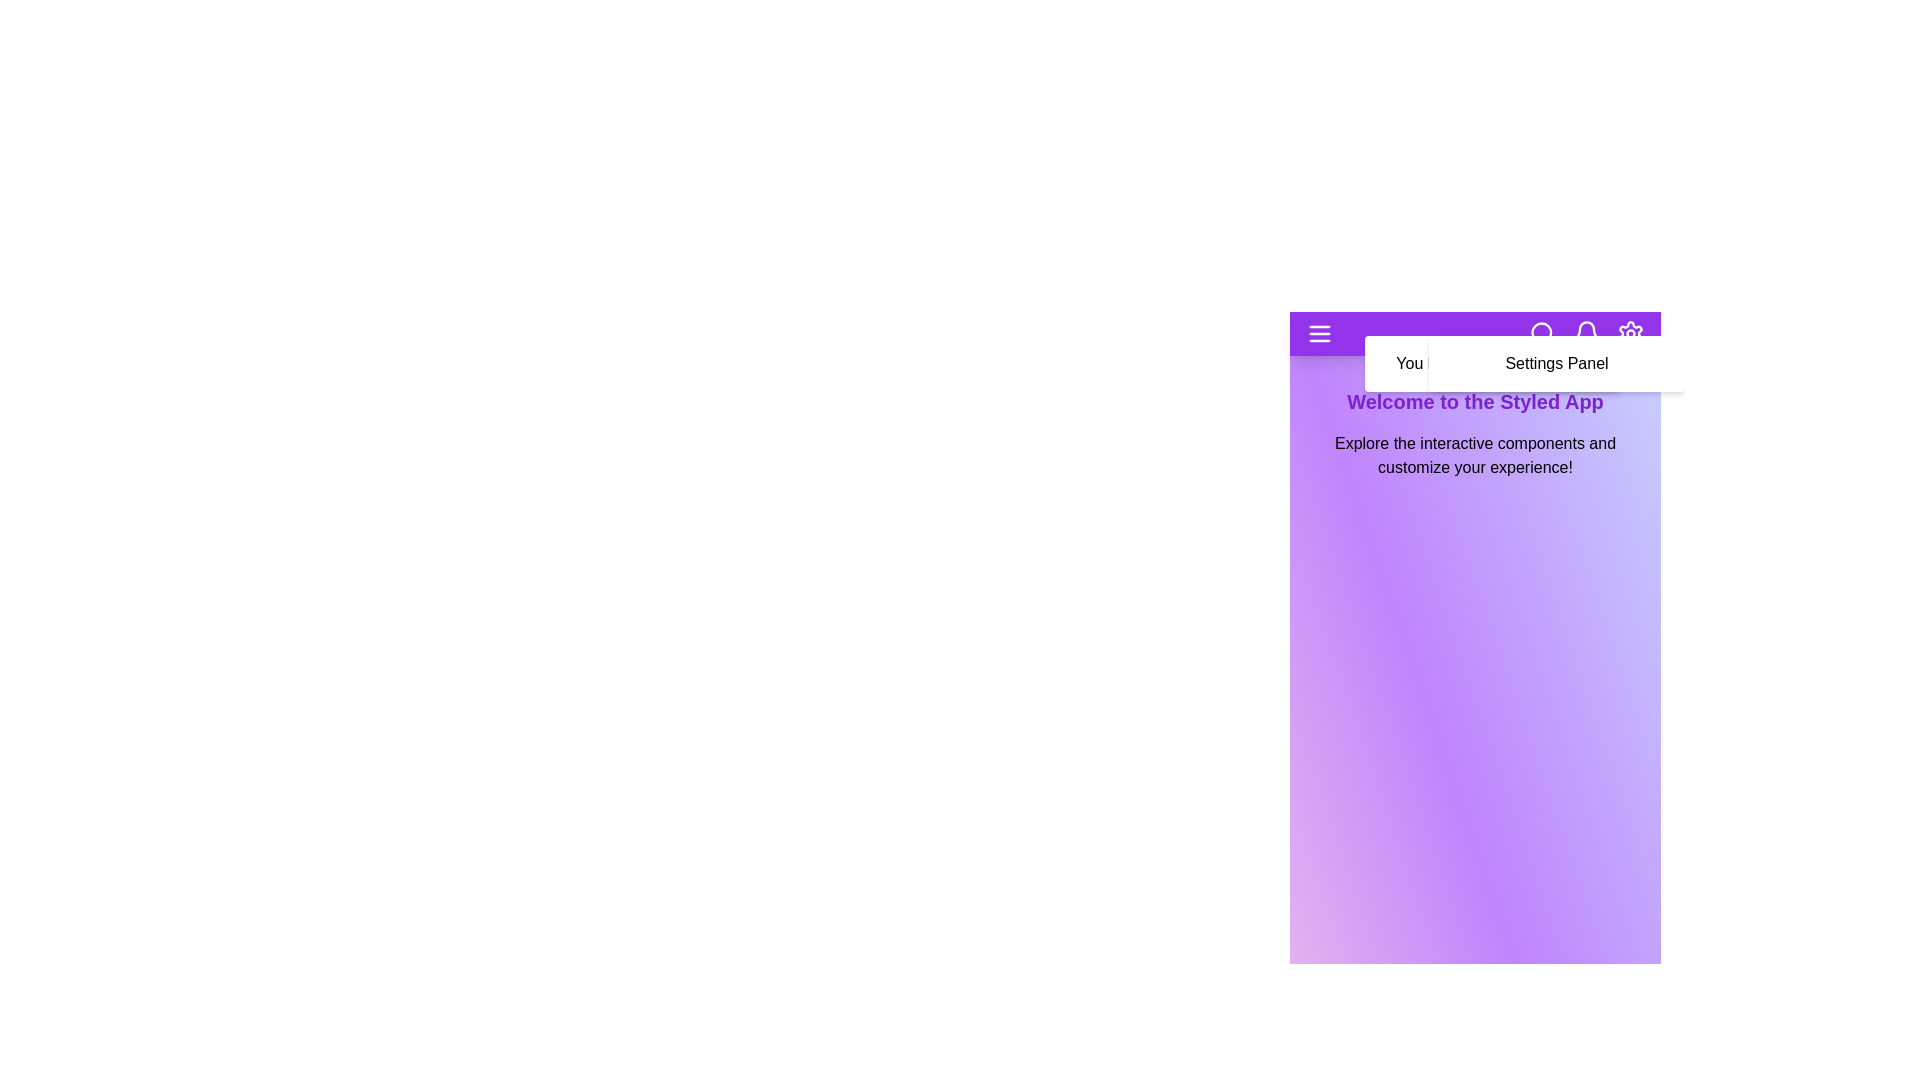 The image size is (1920, 1080). Describe the element at coordinates (1475, 333) in the screenshot. I see `the purple header area` at that location.